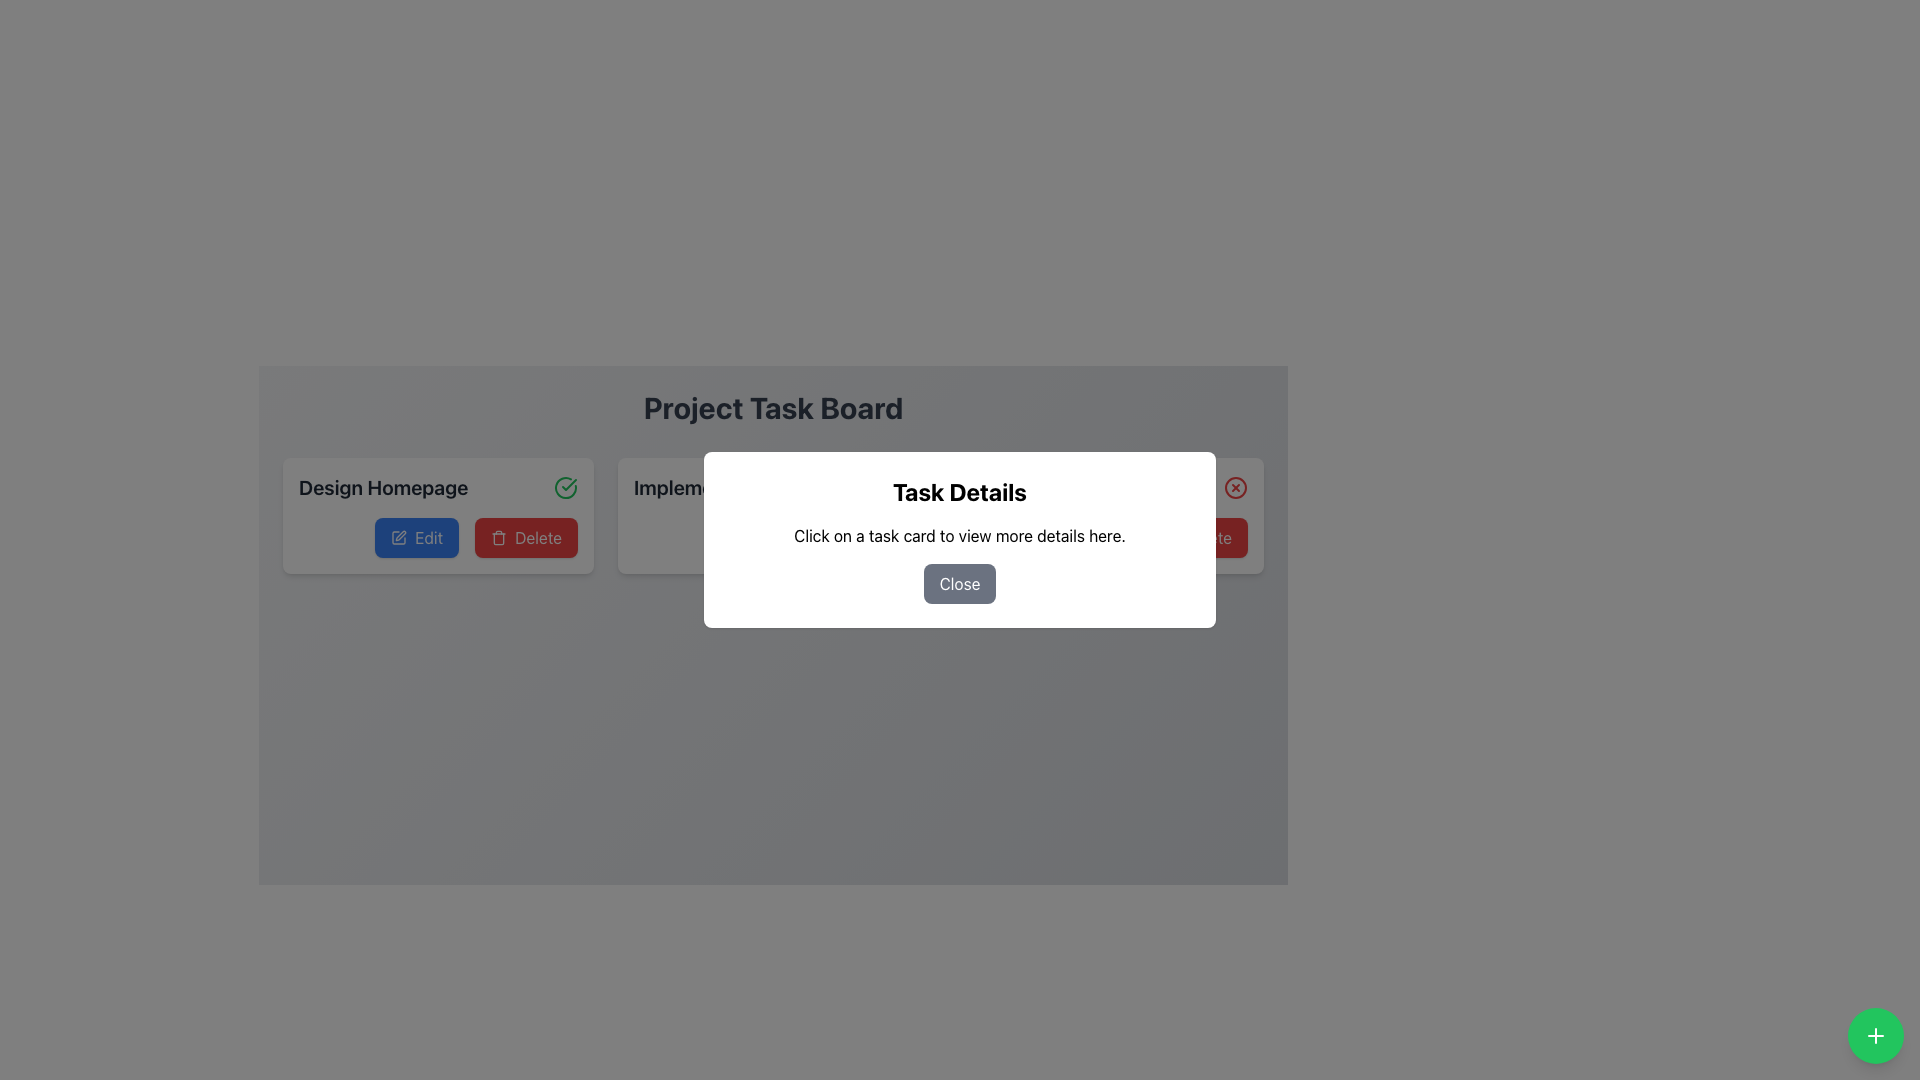 This screenshot has height=1080, width=1920. Describe the element at coordinates (1875, 1035) in the screenshot. I see `the green circular button with a white cross icon located at the bottom-right corner of the page` at that location.